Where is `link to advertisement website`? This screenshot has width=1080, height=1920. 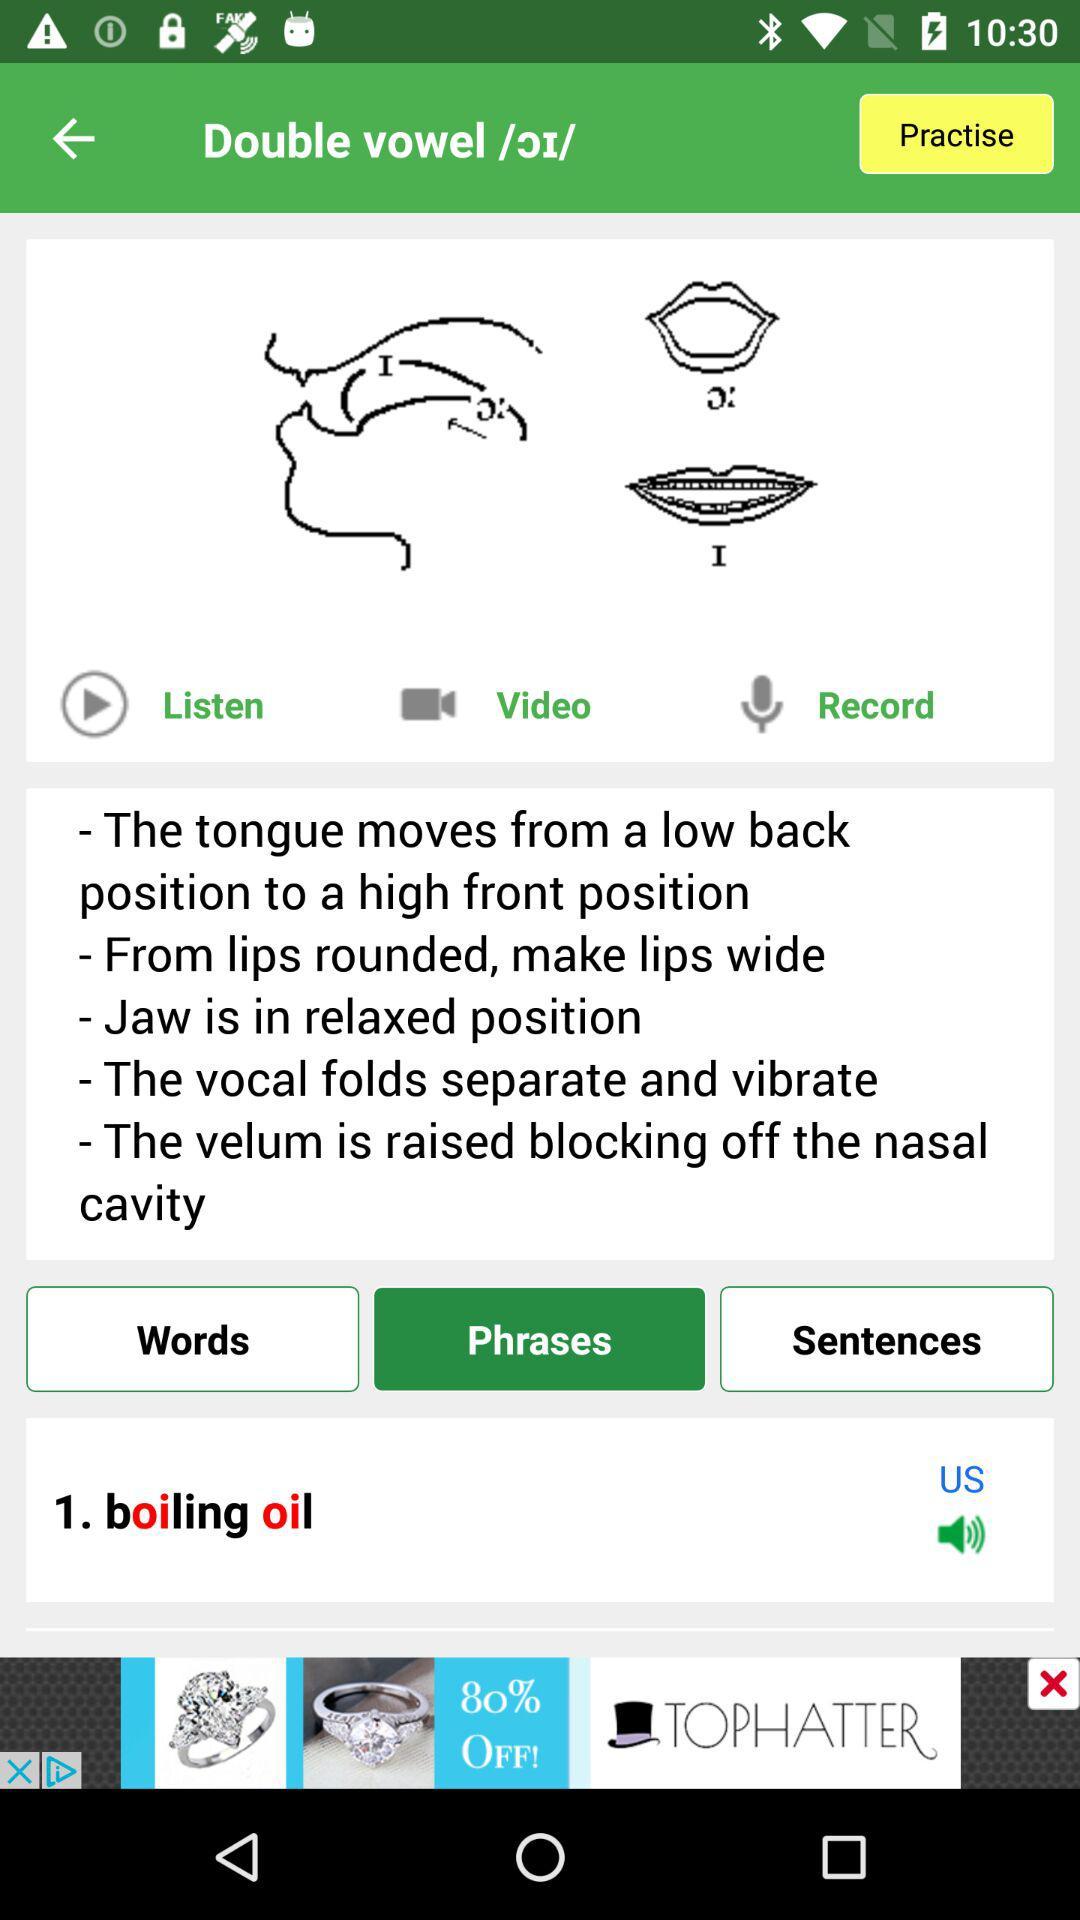
link to advertisement website is located at coordinates (540, 1722).